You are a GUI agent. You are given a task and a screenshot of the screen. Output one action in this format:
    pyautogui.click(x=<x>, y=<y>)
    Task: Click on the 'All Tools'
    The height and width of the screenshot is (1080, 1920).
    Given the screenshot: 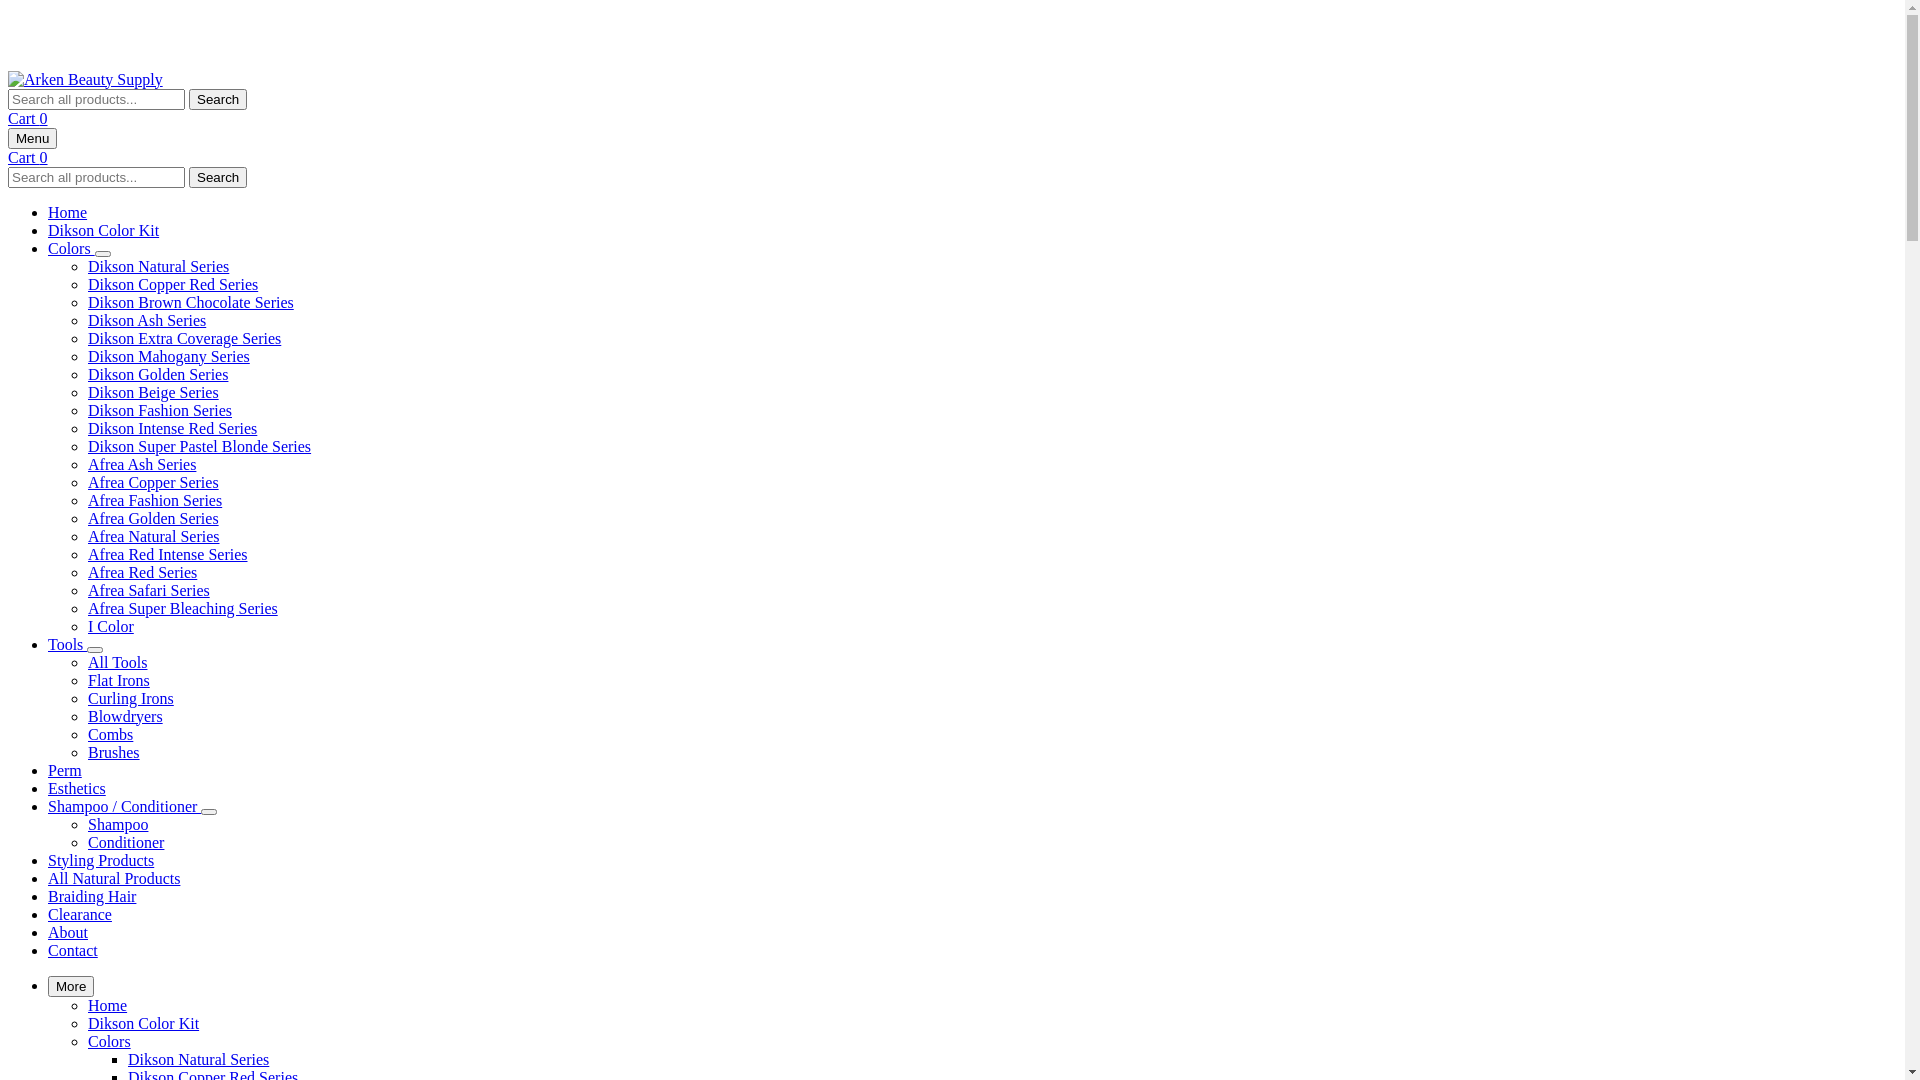 What is the action you would take?
    pyautogui.click(x=116, y=662)
    